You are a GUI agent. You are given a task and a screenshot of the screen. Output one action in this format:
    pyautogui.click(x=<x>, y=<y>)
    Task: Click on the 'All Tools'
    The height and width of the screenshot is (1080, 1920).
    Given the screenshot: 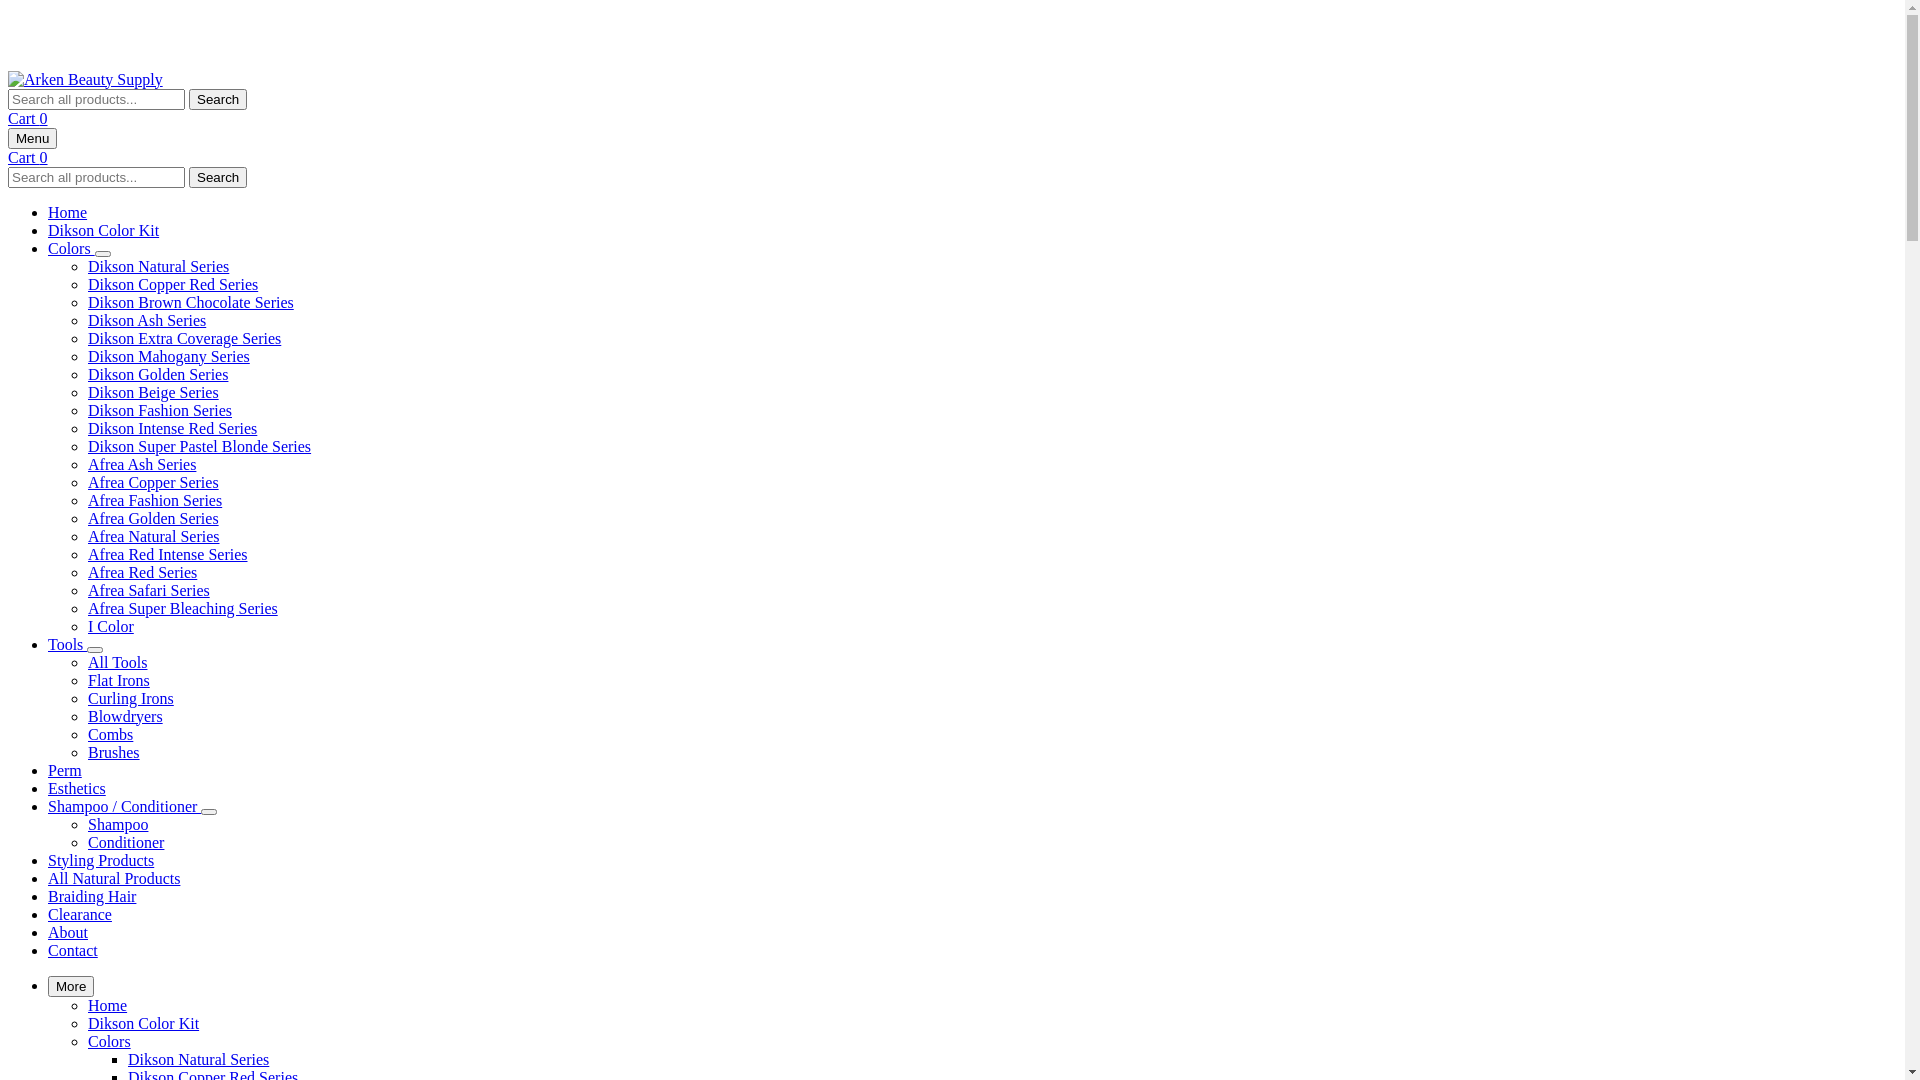 What is the action you would take?
    pyautogui.click(x=116, y=662)
    